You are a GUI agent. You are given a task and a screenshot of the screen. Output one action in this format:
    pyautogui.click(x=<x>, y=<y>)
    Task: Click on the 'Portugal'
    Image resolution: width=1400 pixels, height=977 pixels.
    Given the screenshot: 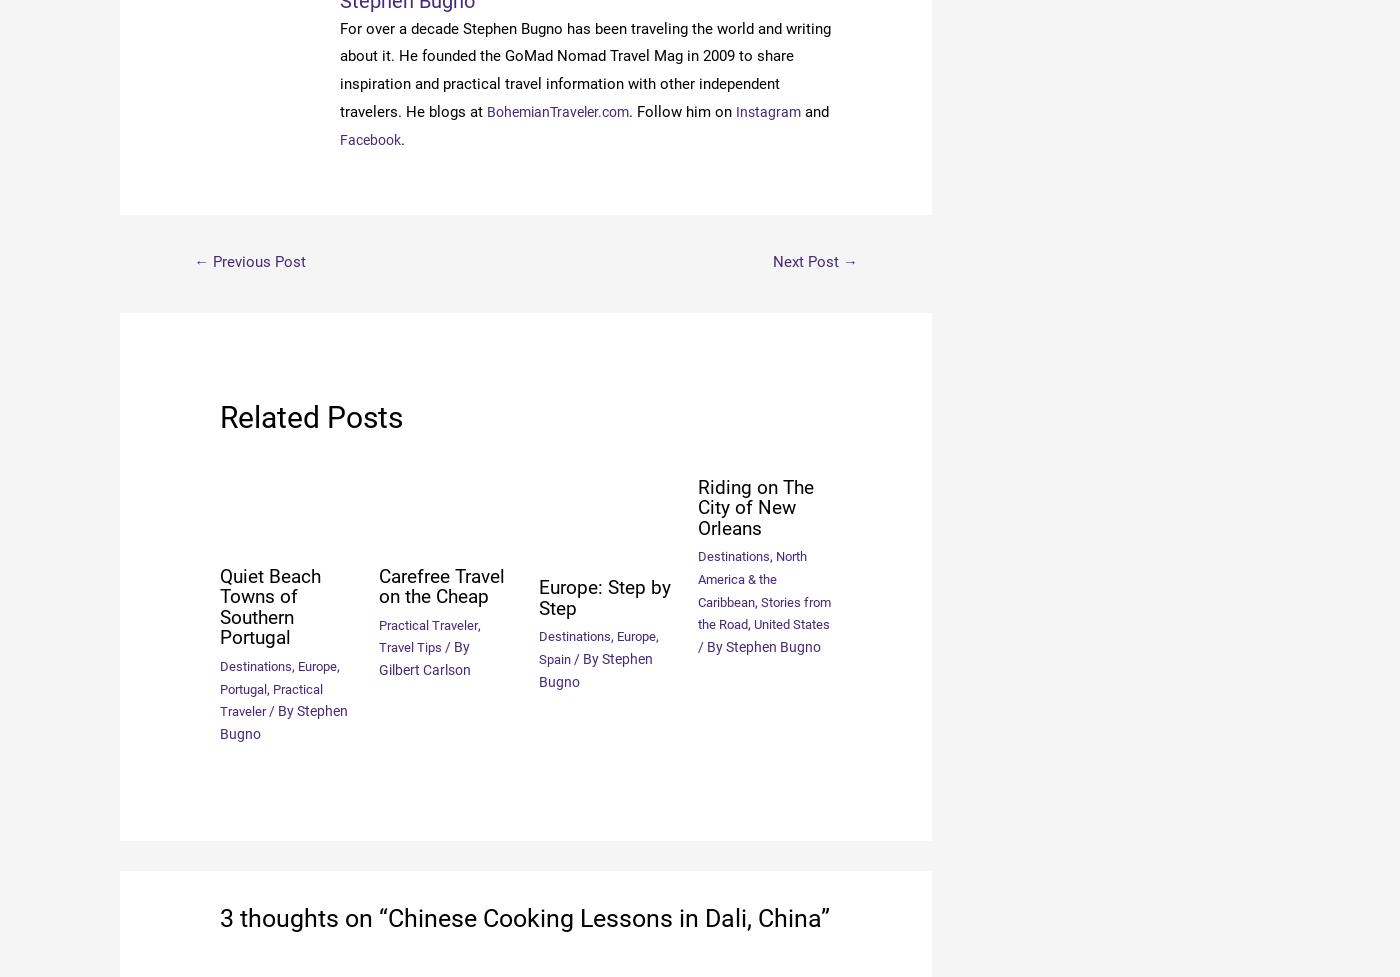 What is the action you would take?
    pyautogui.click(x=246, y=688)
    